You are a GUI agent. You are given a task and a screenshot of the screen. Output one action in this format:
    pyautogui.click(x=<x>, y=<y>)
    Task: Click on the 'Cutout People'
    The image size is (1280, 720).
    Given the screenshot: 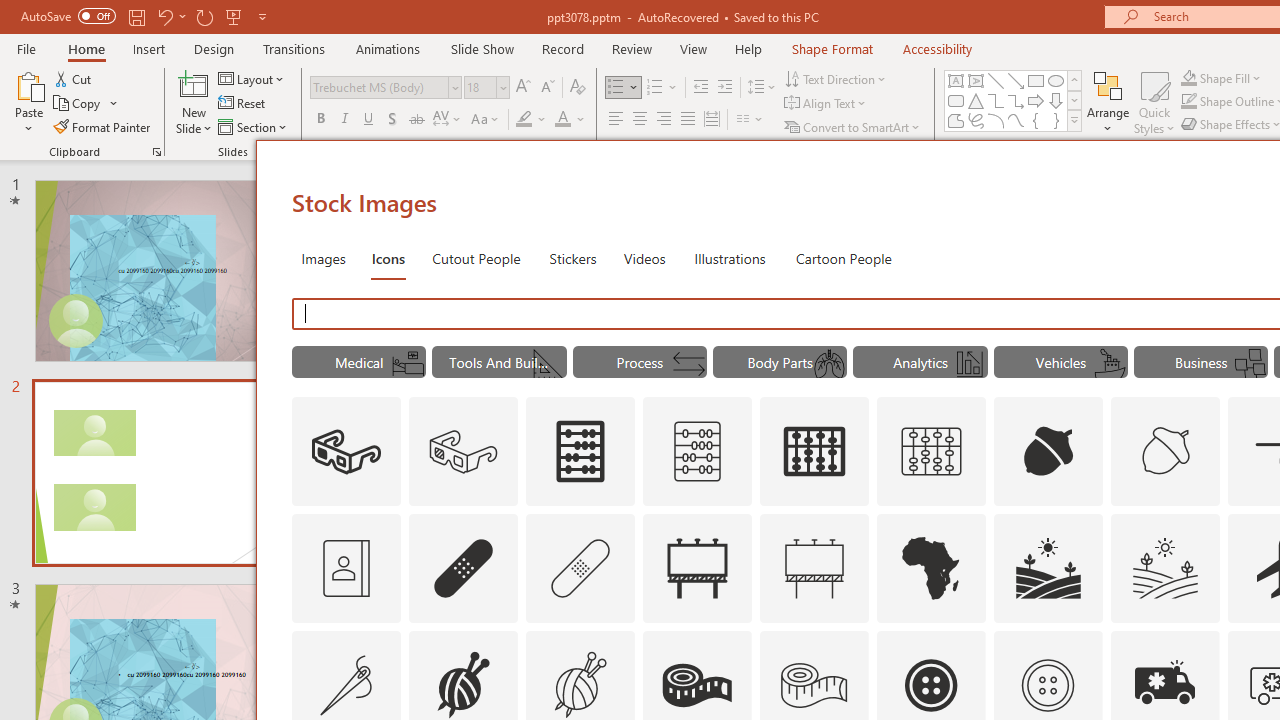 What is the action you would take?
    pyautogui.click(x=476, y=257)
    